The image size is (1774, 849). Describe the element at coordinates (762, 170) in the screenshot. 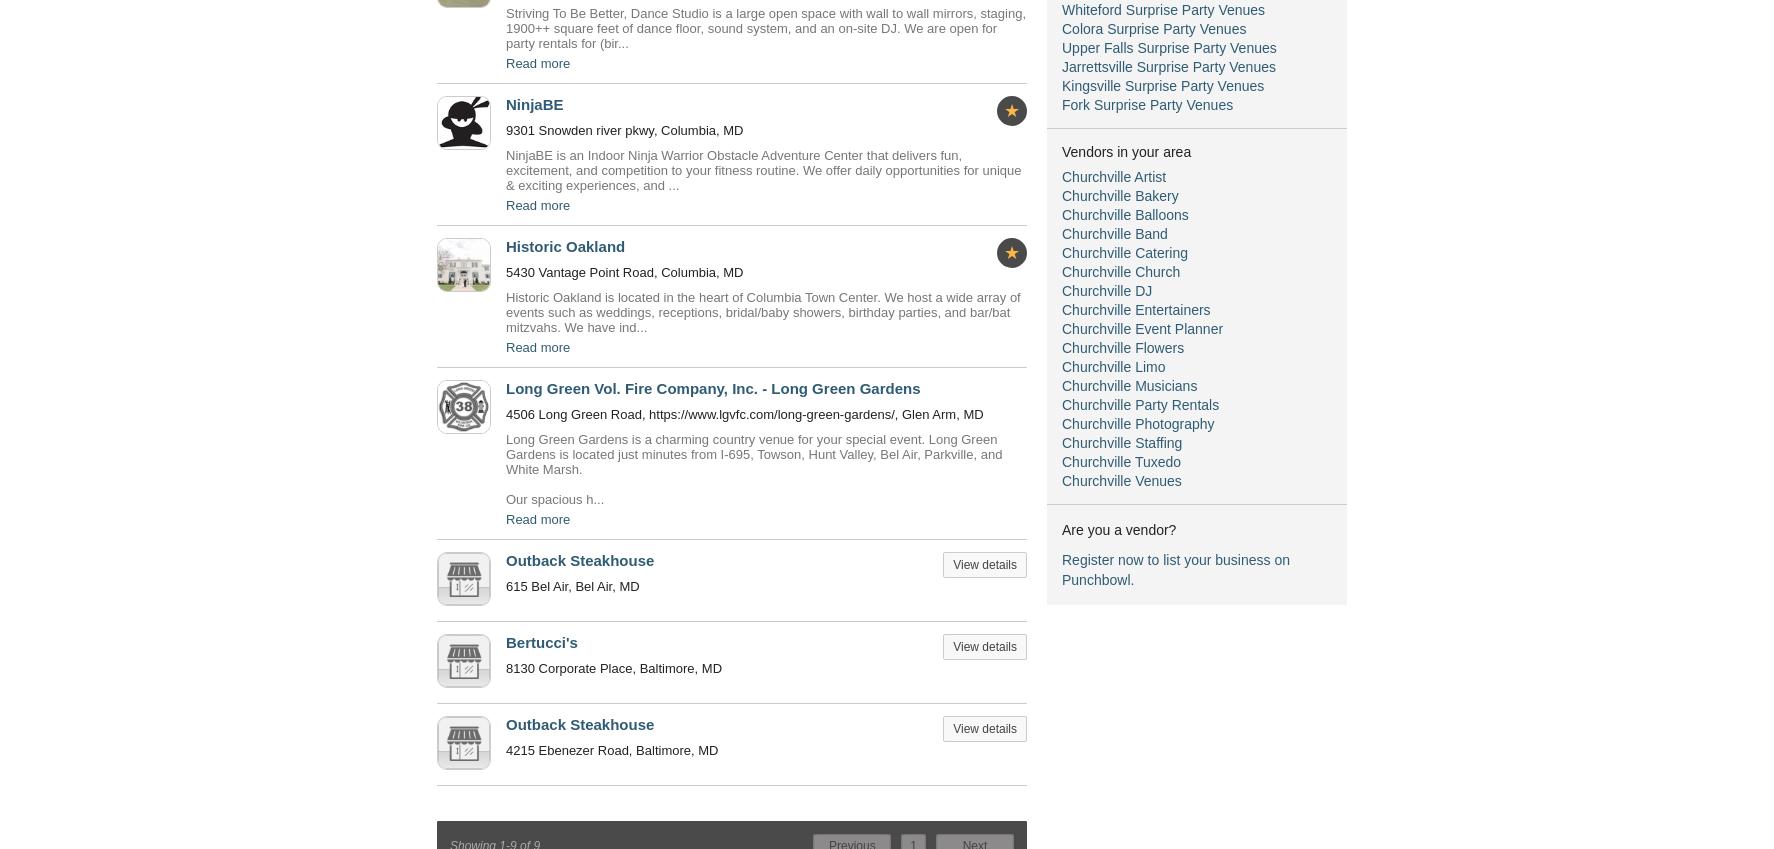

I see `'NinjaBE is an Indoor Ninja Warrior Obstacle Adventure Center that delivers fun, excitement, and competition to your fitness routine. We offer daily opportunities for unique & exciting experiences, and ...'` at that location.